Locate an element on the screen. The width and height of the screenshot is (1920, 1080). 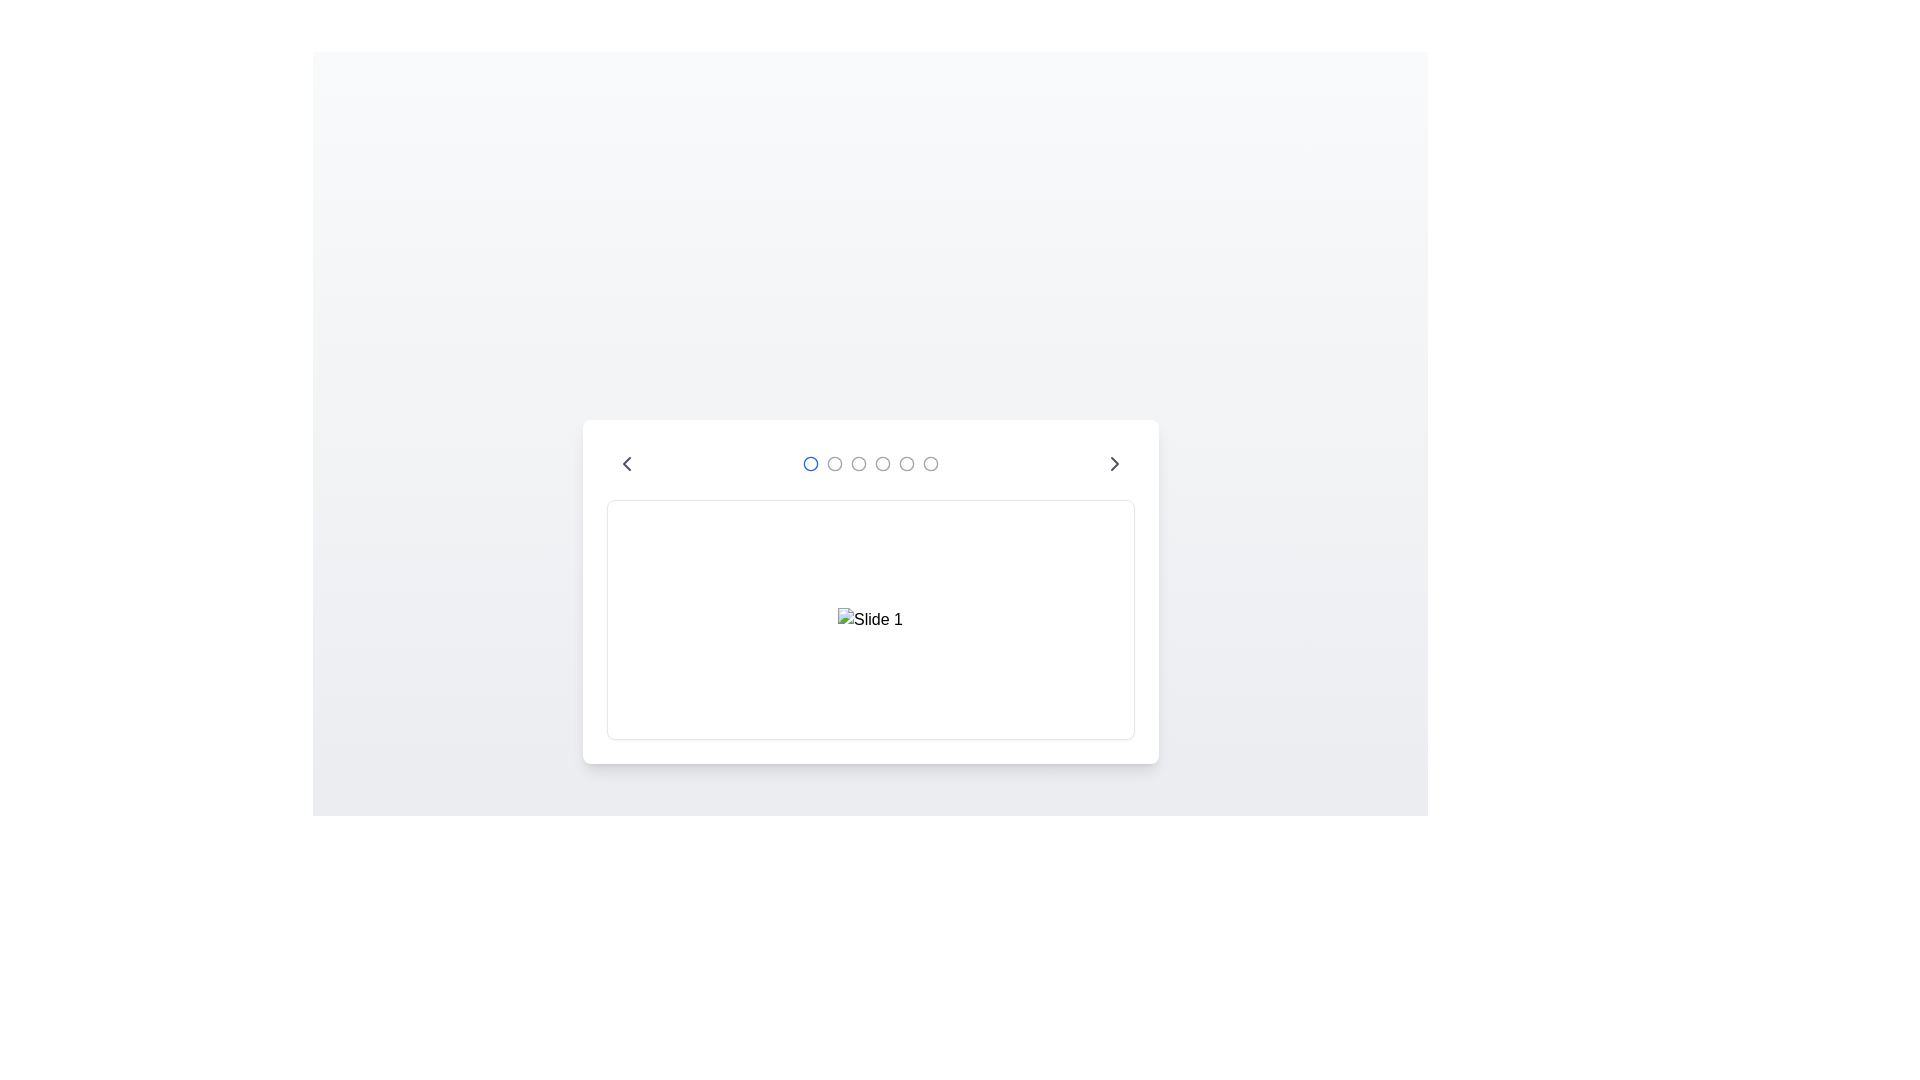
the left arrow button to navigate to the previous image is located at coordinates (625, 463).